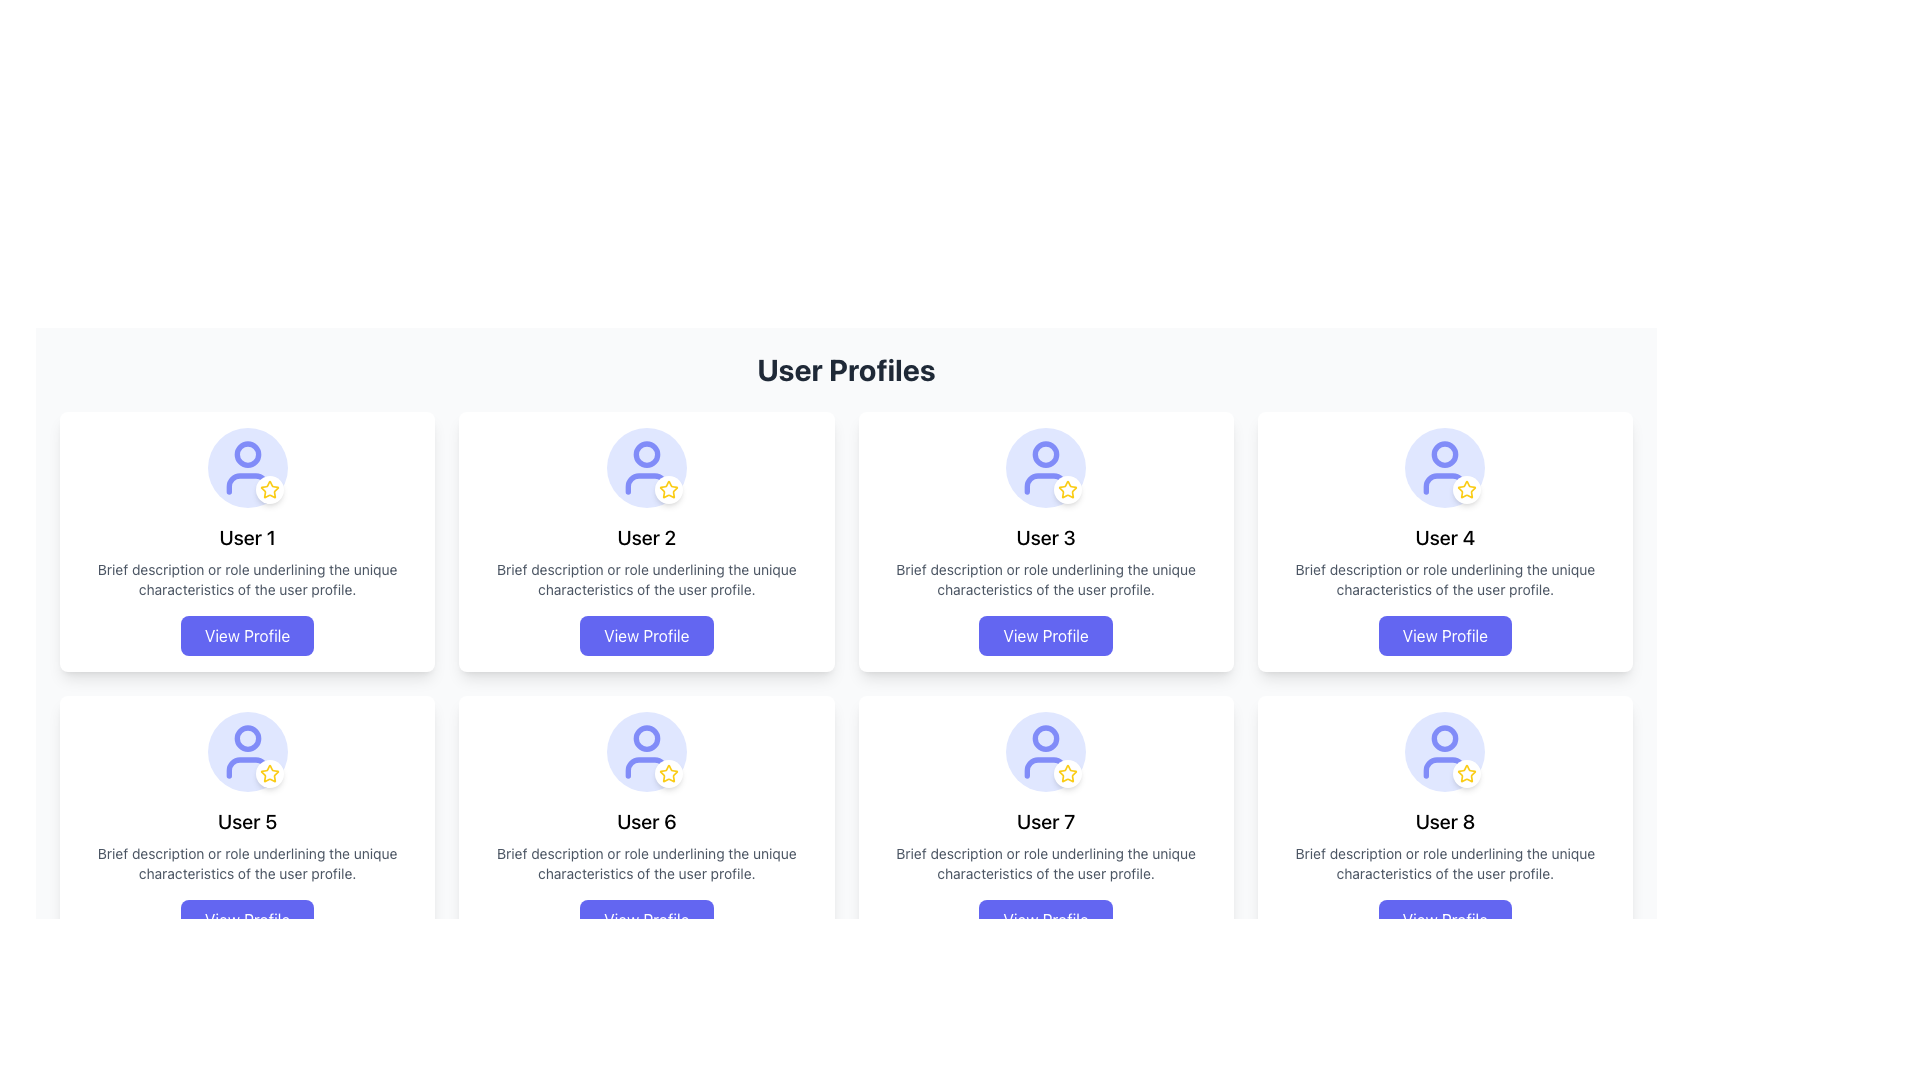 The height and width of the screenshot is (1080, 1920). Describe the element at coordinates (668, 489) in the screenshot. I see `the circular icon indicating a favorite or special feature for User 2, located at the bottom-right corner of User 2's profile card` at that location.